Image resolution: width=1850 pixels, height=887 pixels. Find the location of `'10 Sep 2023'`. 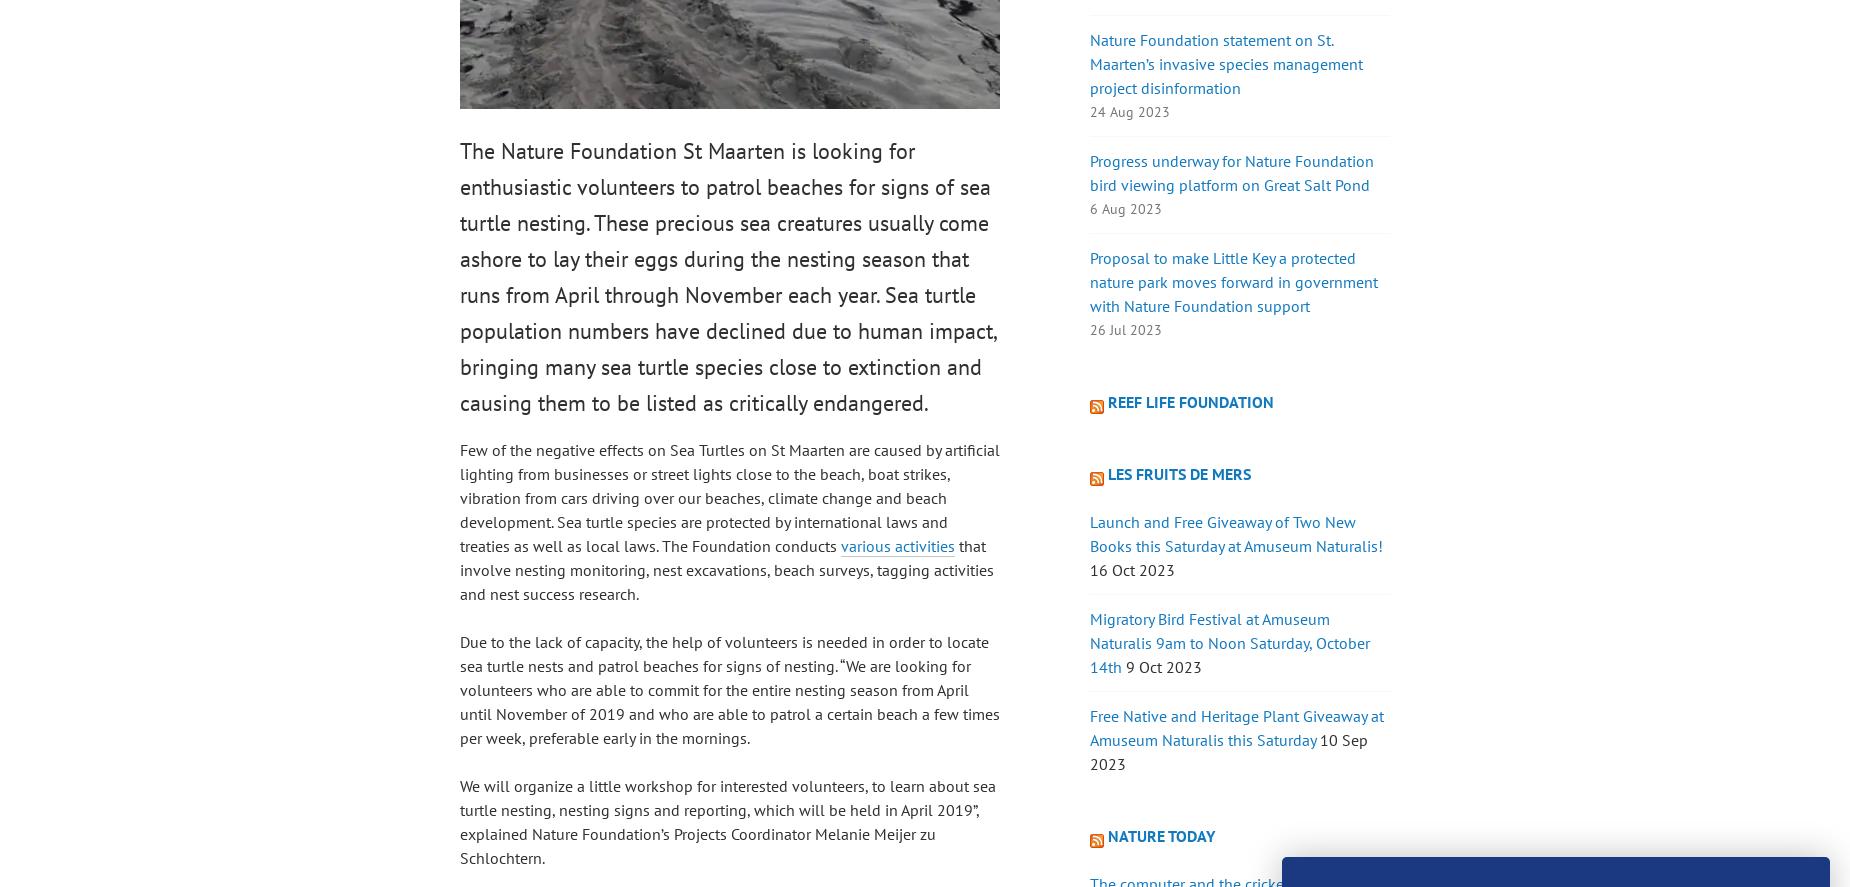

'10 Sep 2023' is located at coordinates (1227, 750).